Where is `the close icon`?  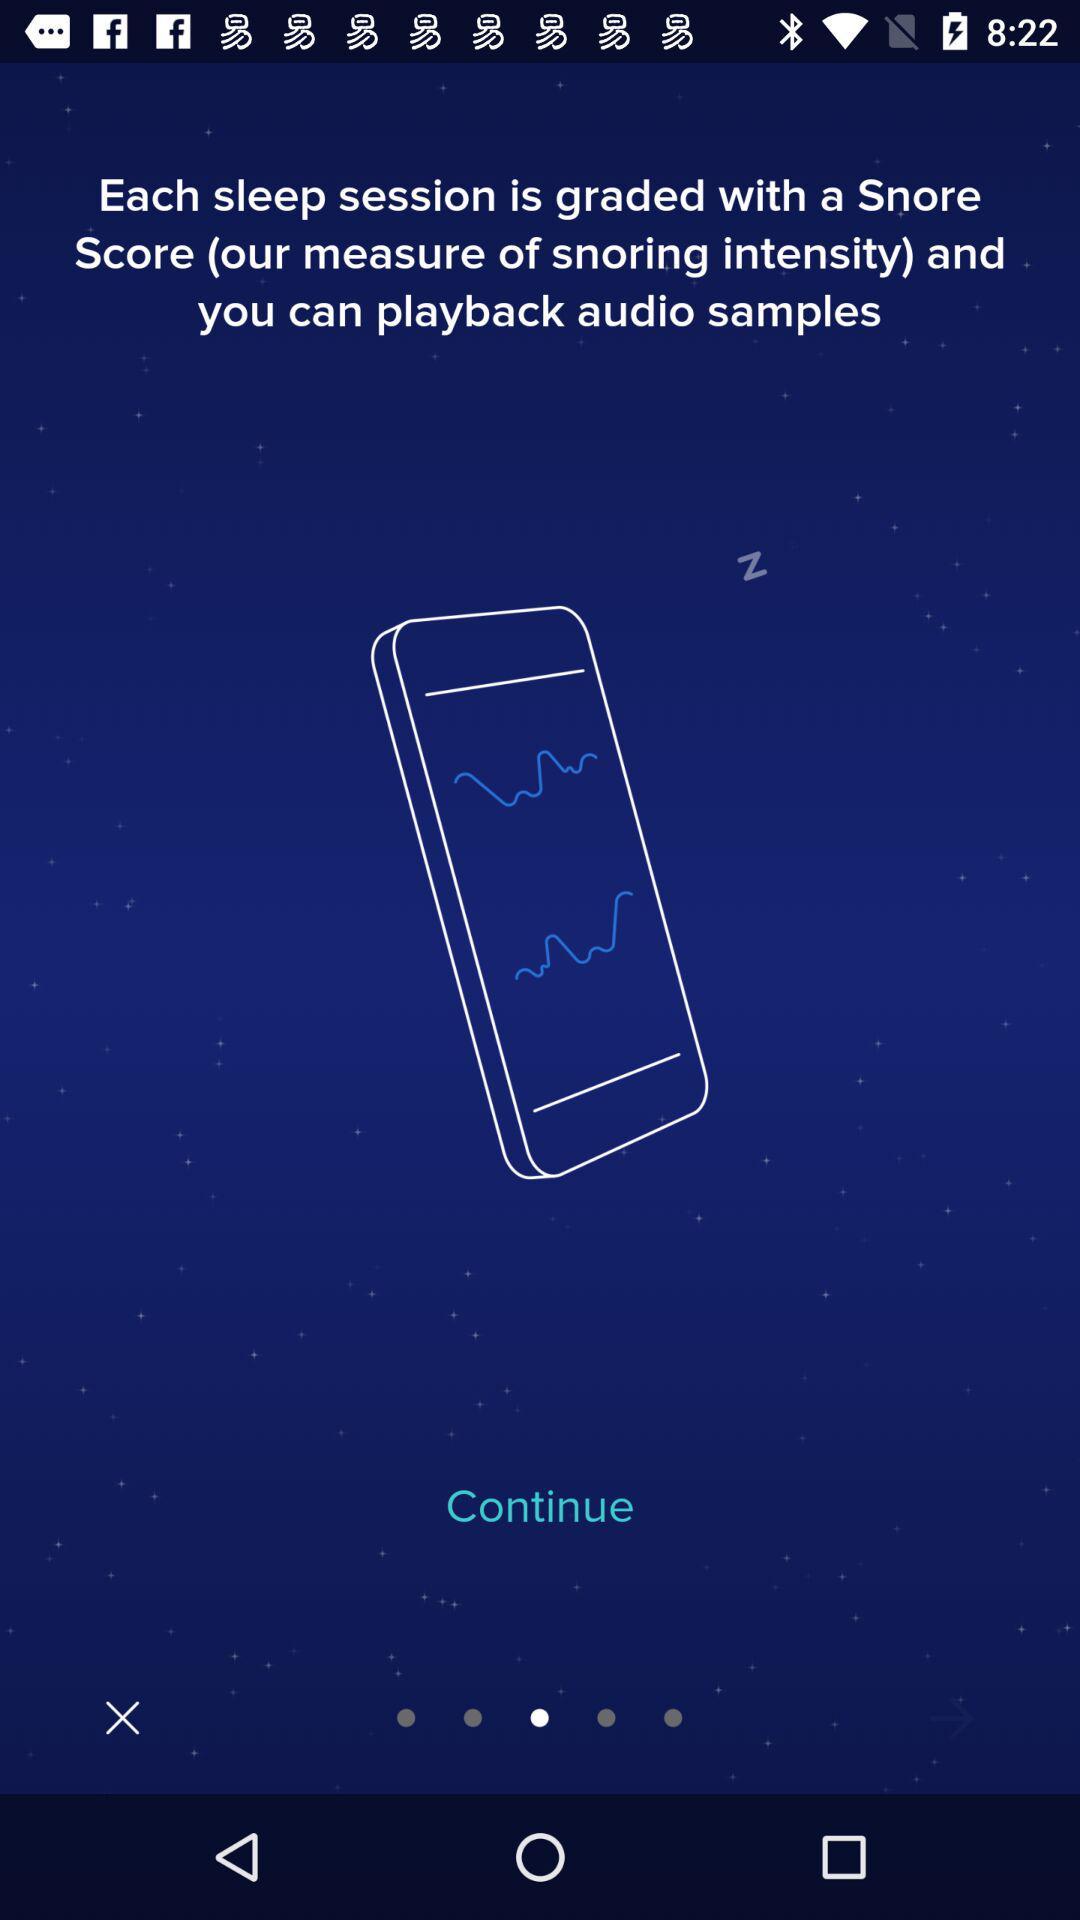
the close icon is located at coordinates (122, 1716).